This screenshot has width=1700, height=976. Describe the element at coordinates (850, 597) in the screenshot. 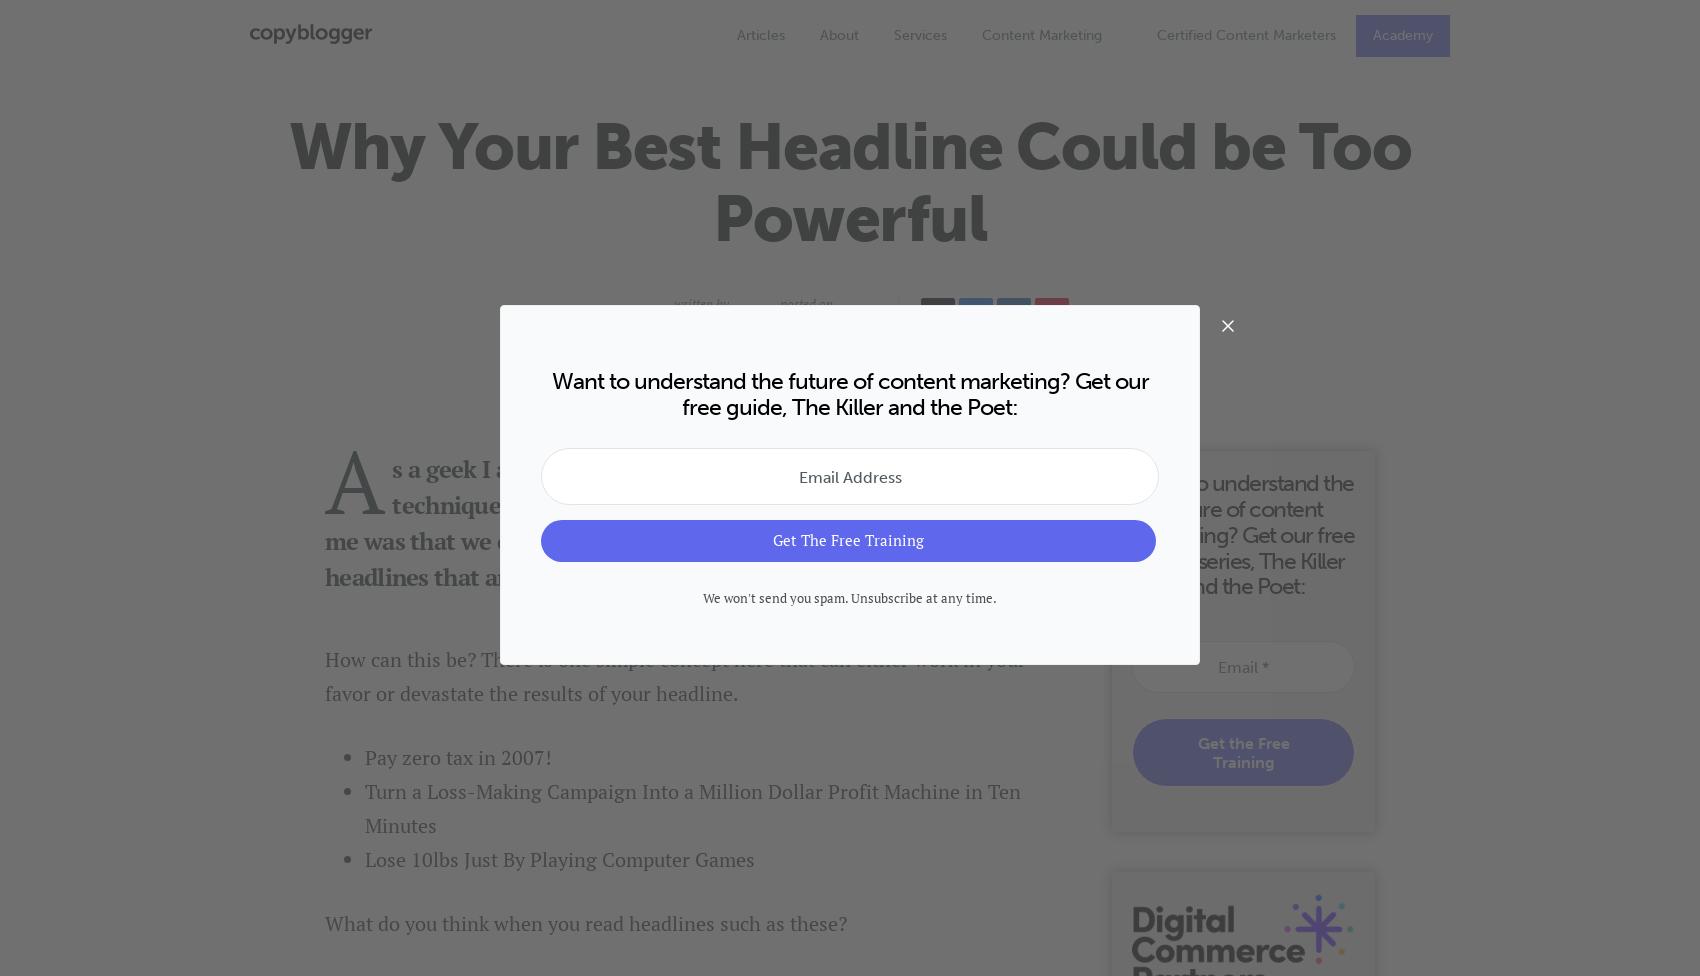

I see `'We won't send you spam. Unsubscribe at any time.'` at that location.